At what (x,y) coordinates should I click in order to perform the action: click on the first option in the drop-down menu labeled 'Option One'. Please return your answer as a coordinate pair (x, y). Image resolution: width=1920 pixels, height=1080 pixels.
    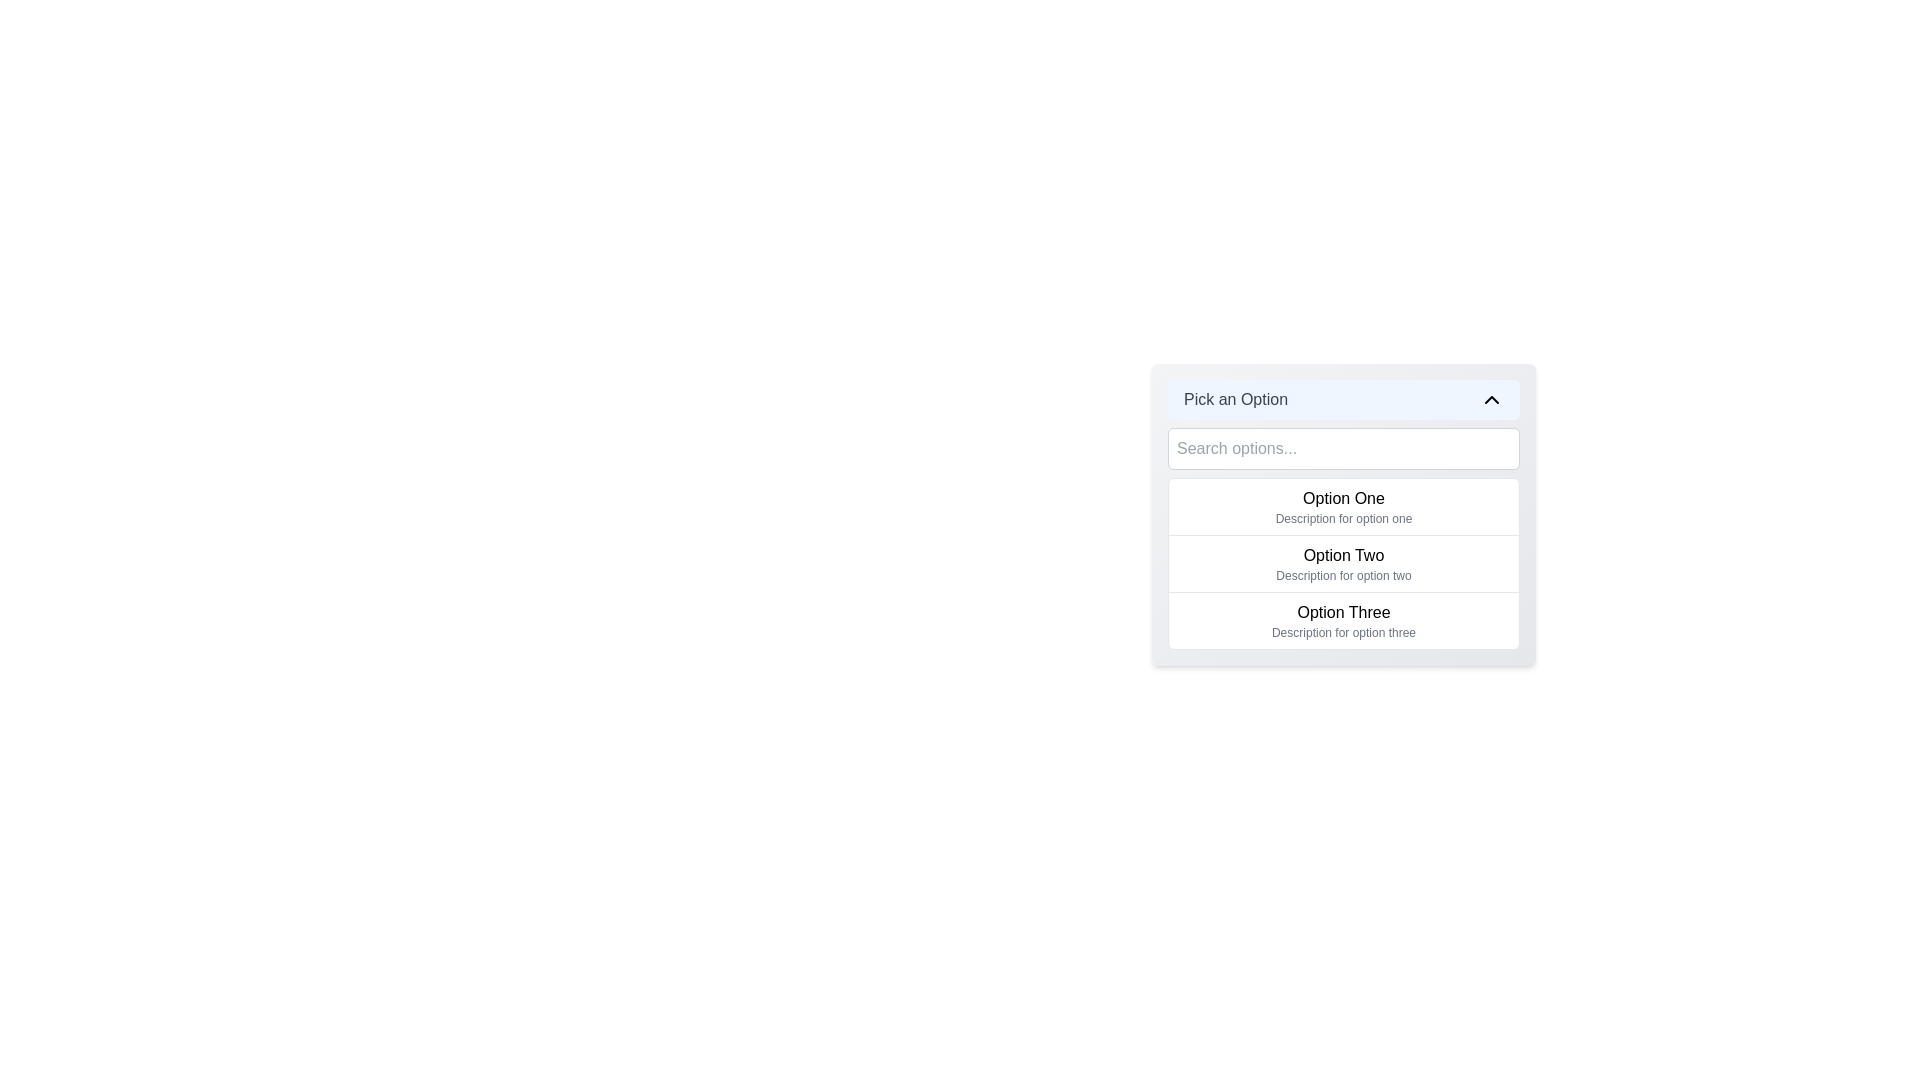
    Looking at the image, I should click on (1344, 505).